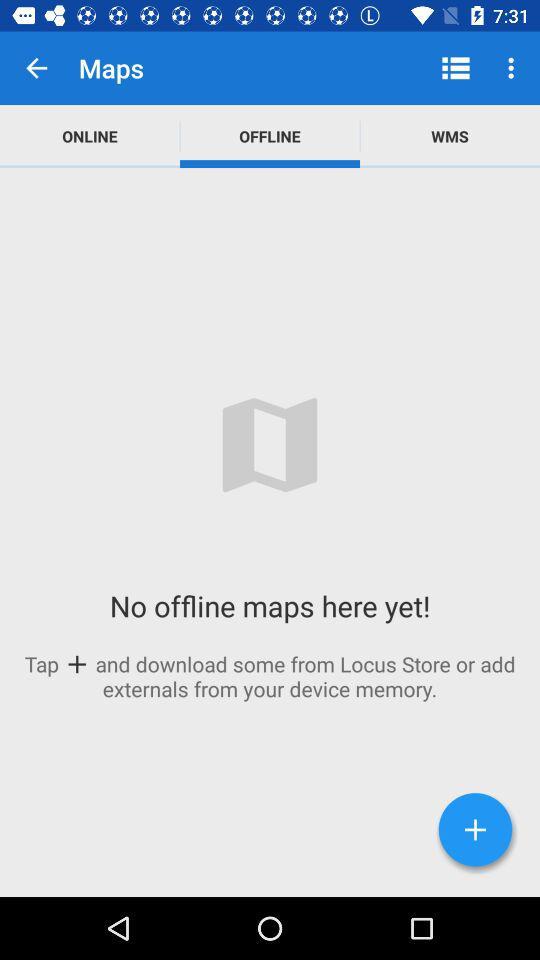 This screenshot has height=960, width=540. I want to click on item next to maps app, so click(36, 68).